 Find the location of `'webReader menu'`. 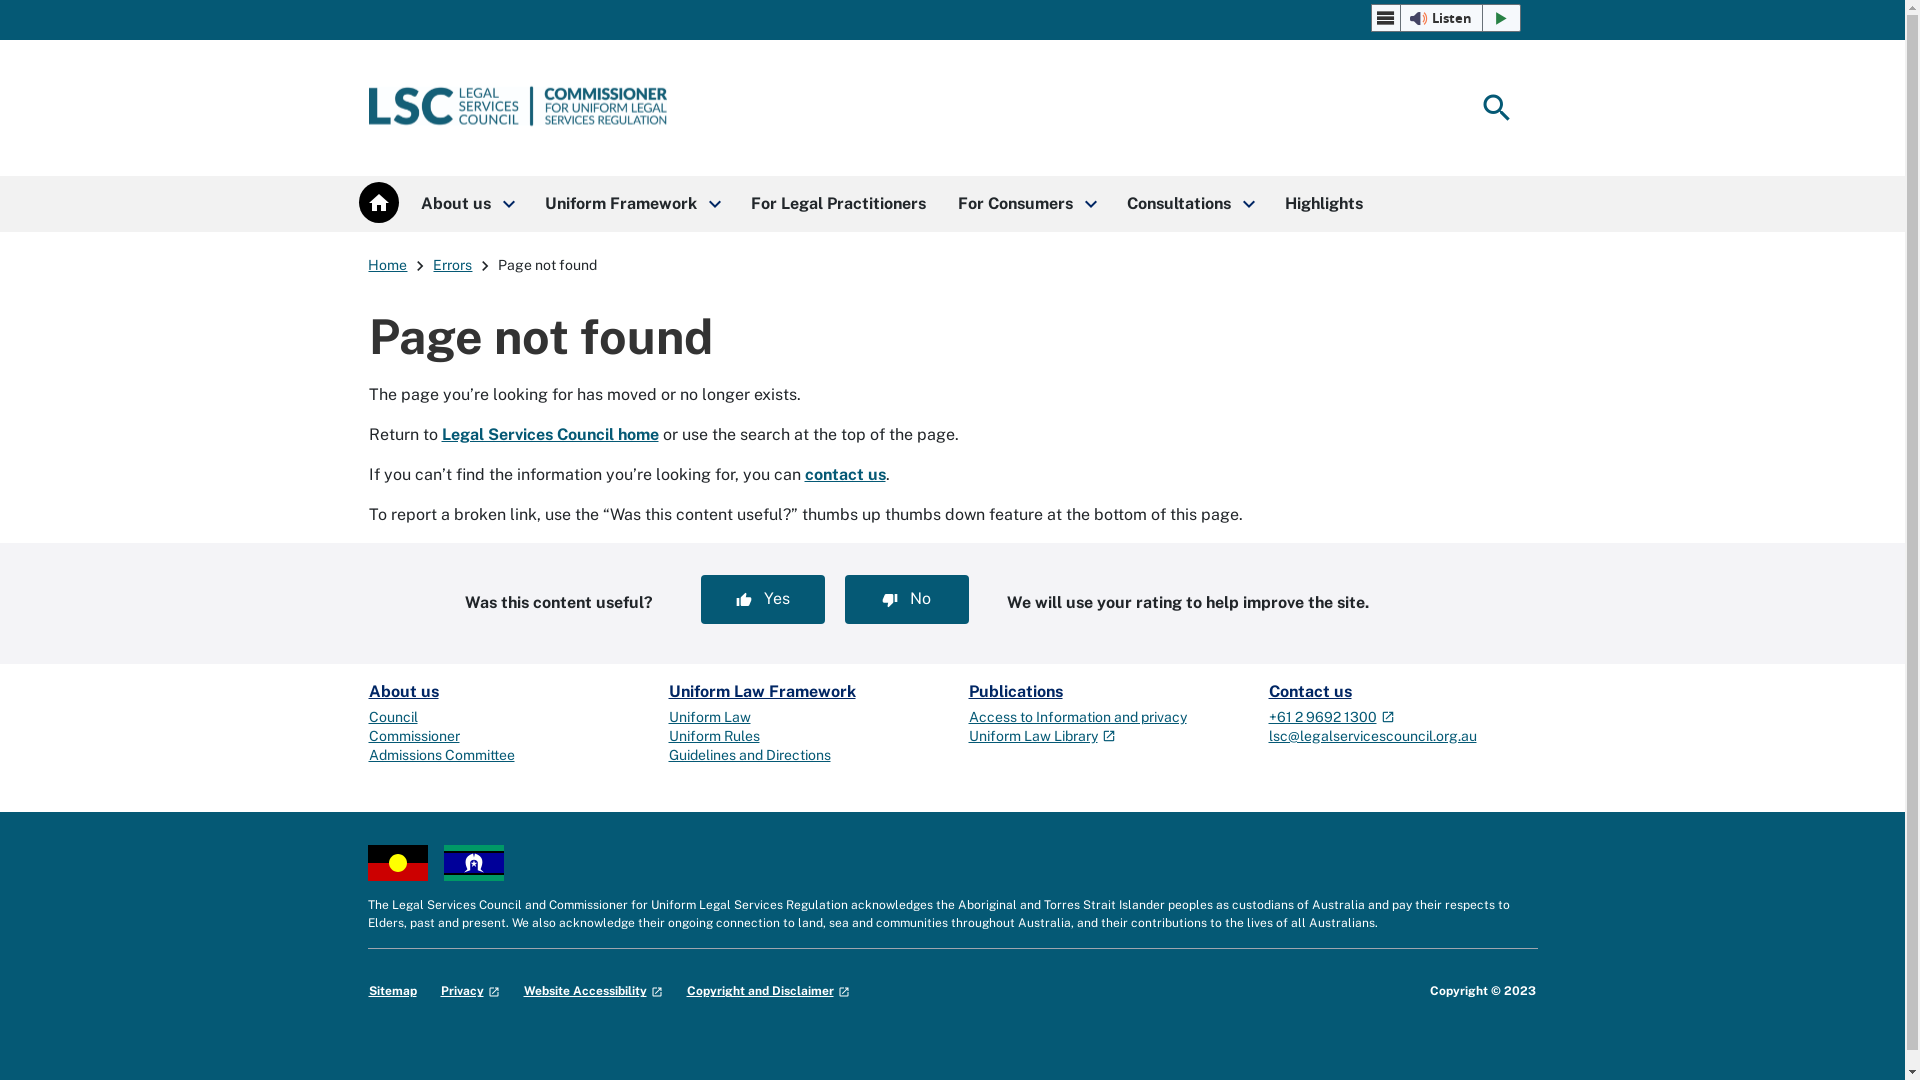

'webReader menu' is located at coordinates (1385, 18).